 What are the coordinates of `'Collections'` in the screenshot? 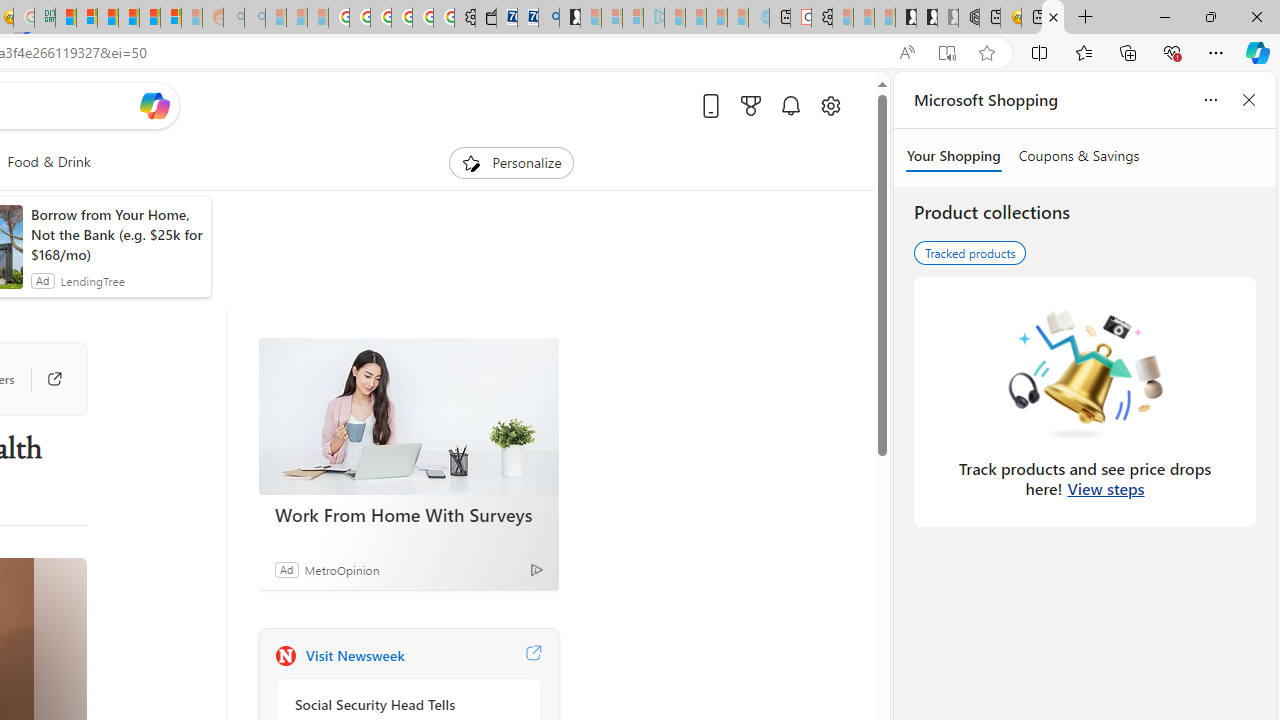 It's located at (1128, 51).